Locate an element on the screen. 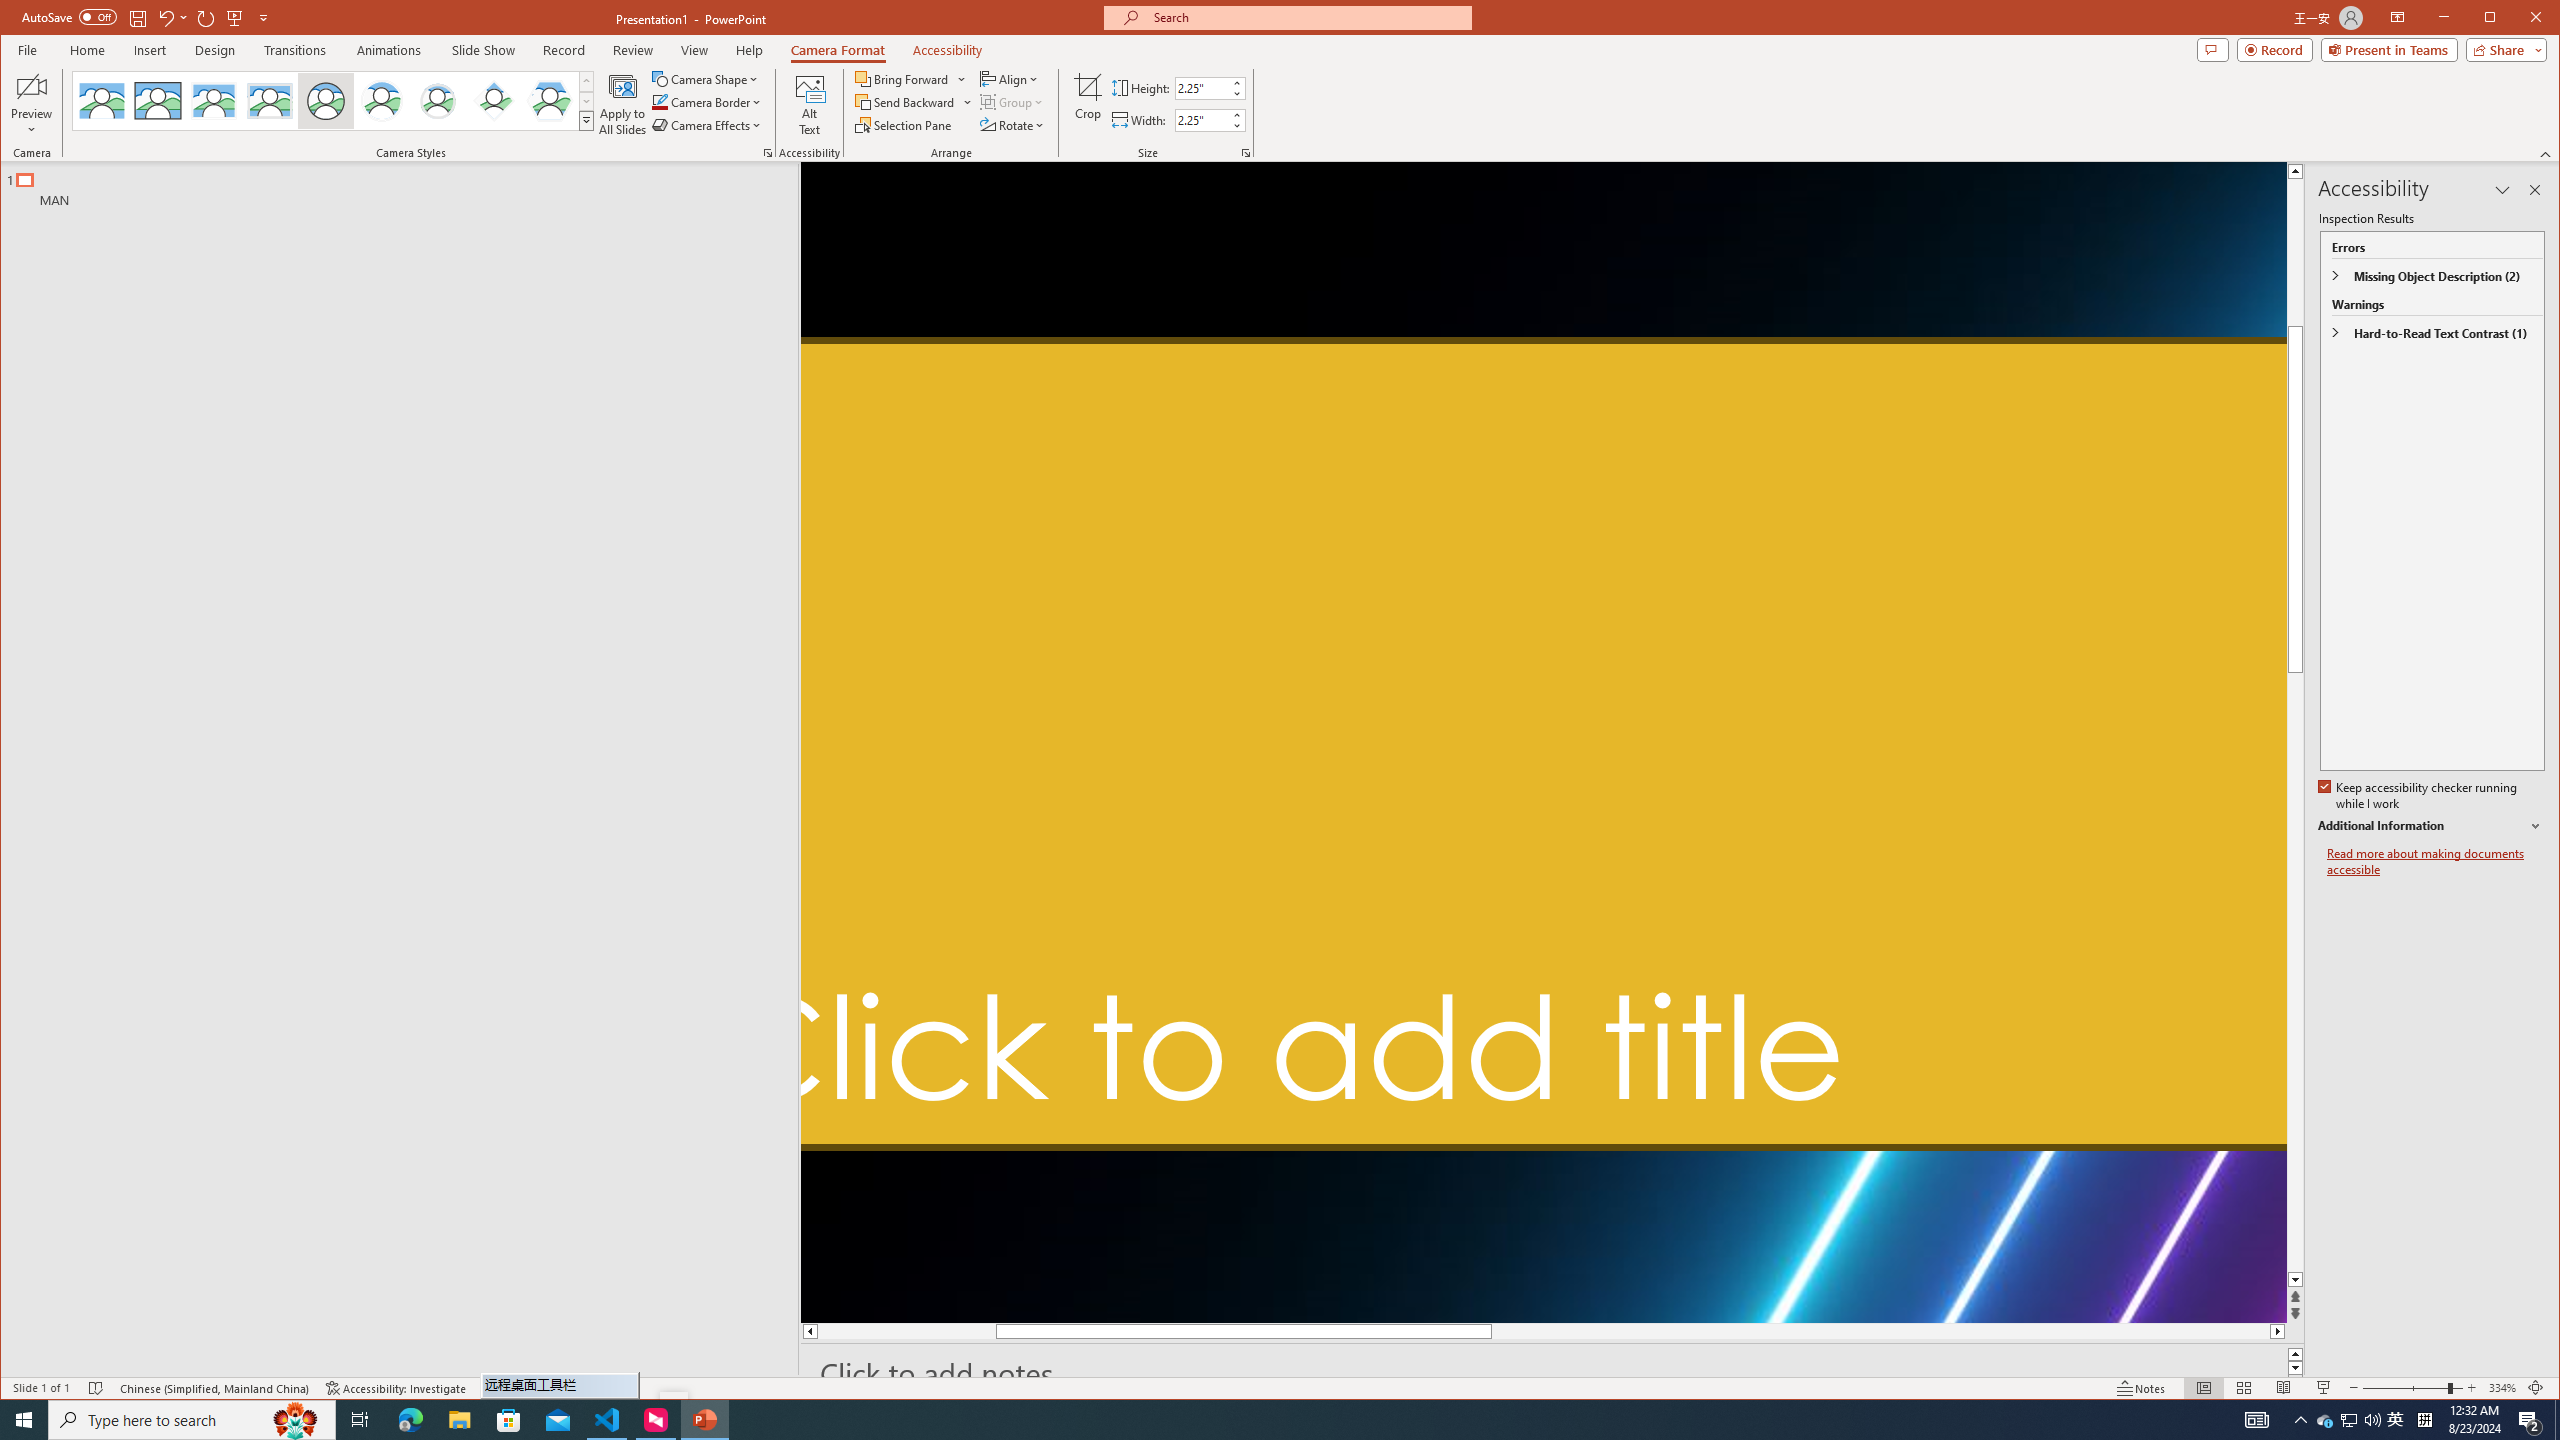 The height and width of the screenshot is (1440, 2560). 'Send Backward' is located at coordinates (914, 102).